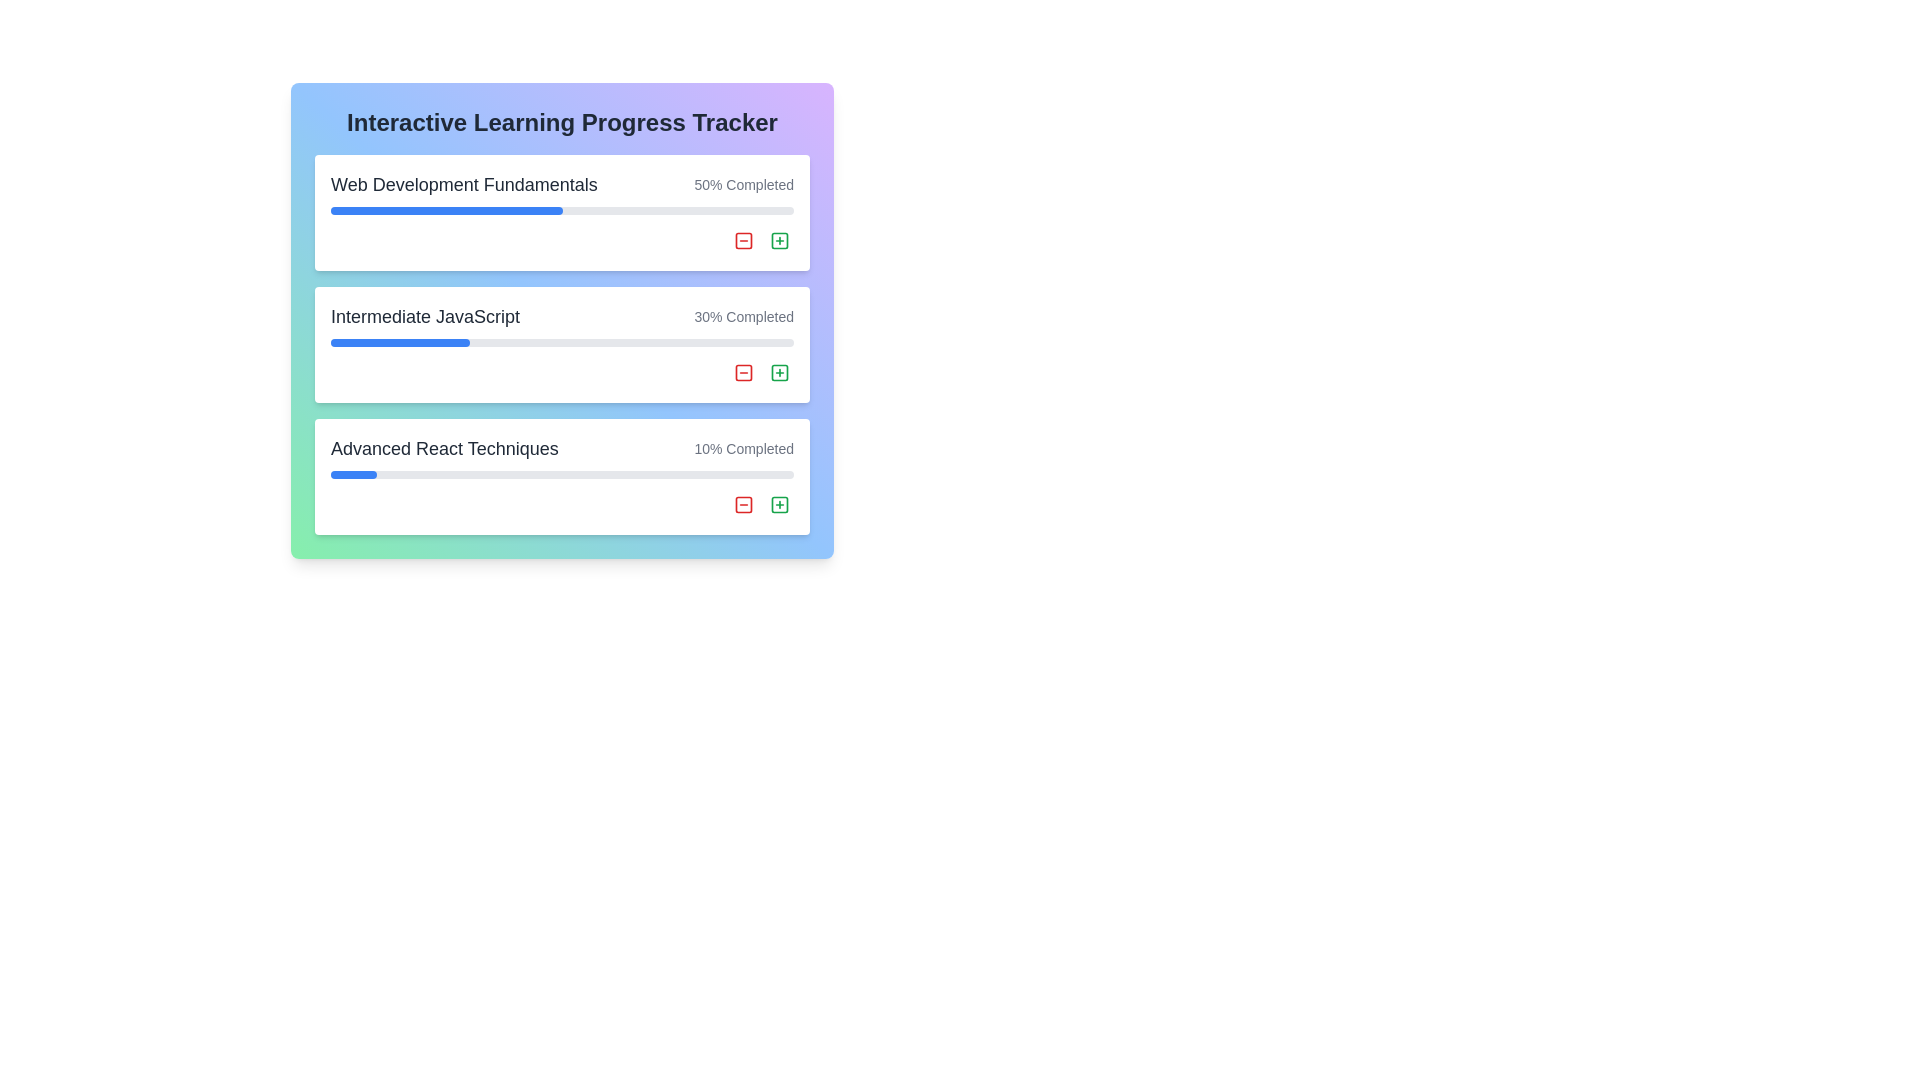  What do you see at coordinates (463, 185) in the screenshot?
I see `the text label that reads 'Web Development Fundamentals', which is styled with a large font size, bold weight, and dark gray color, located at the top-left of the course progress card` at bounding box center [463, 185].